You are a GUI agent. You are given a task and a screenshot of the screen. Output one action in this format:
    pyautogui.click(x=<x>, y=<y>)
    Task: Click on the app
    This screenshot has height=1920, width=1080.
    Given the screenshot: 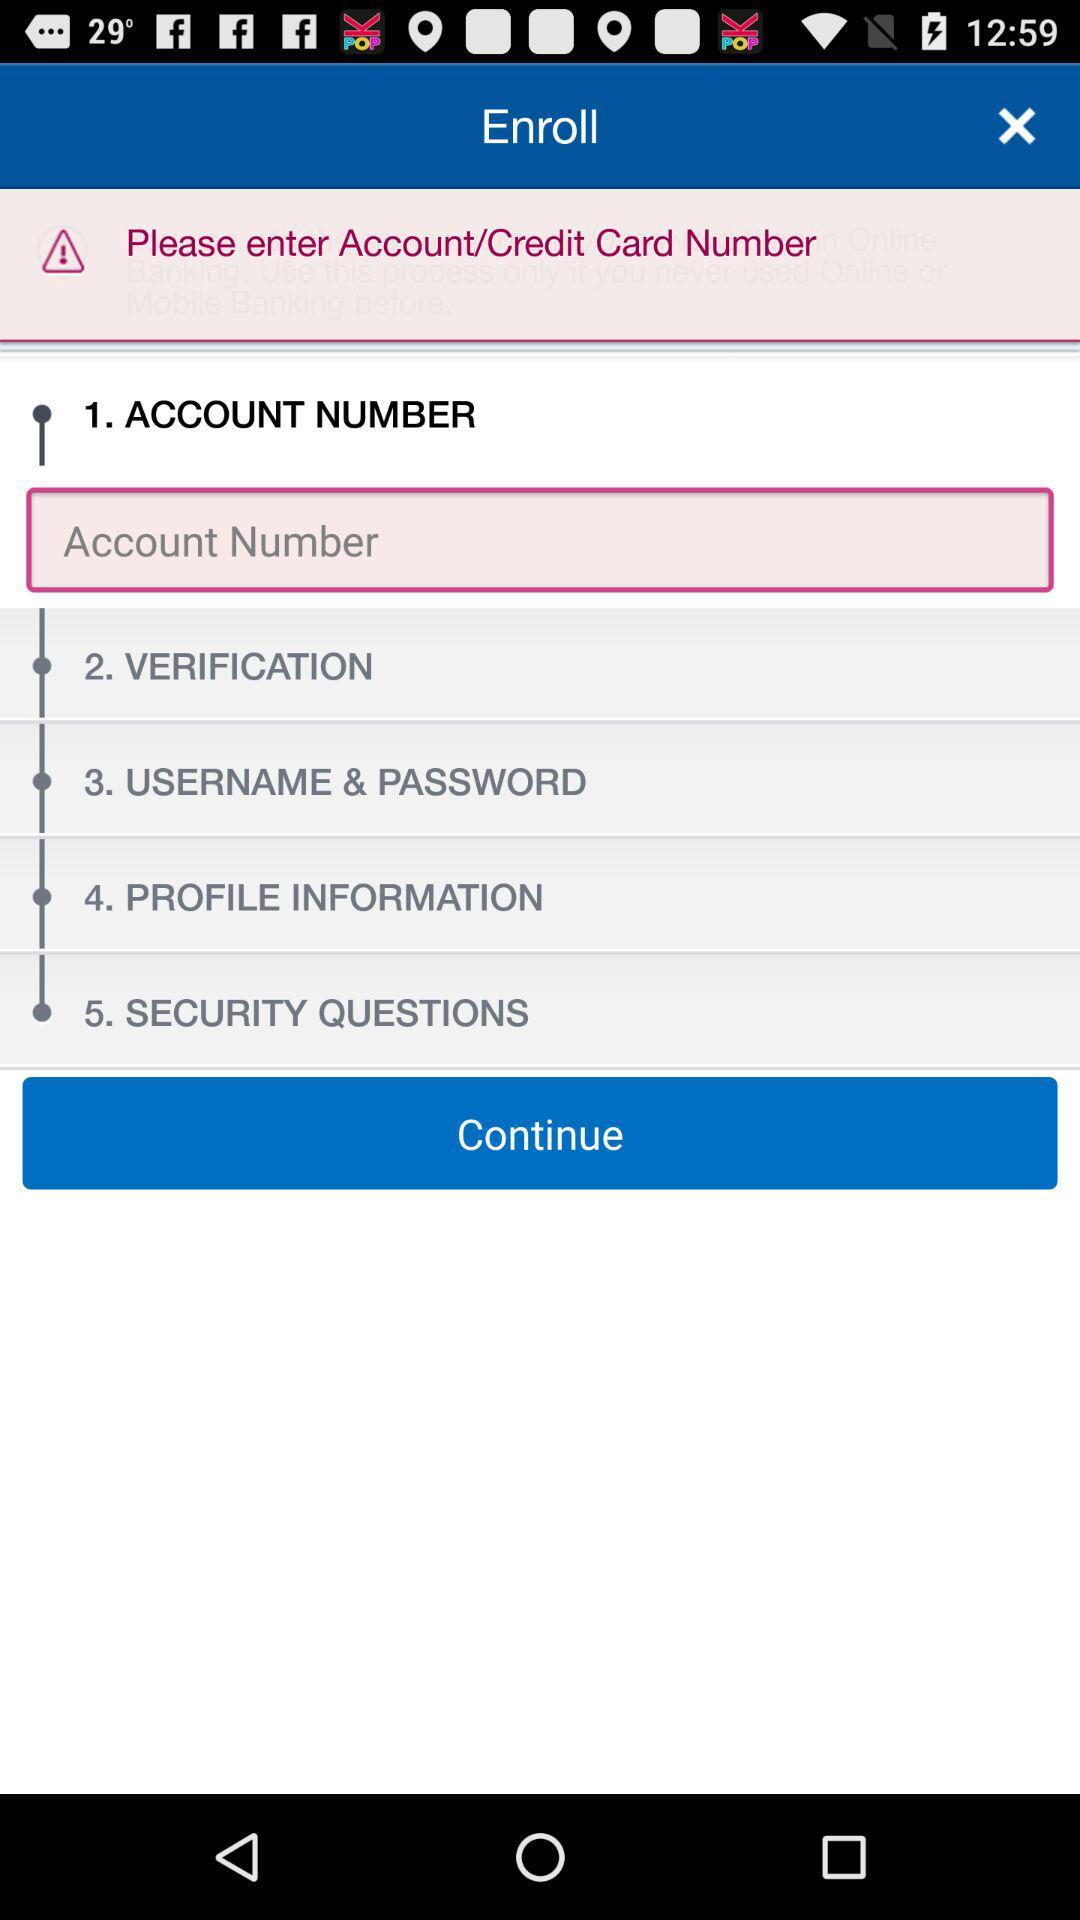 What is the action you would take?
    pyautogui.click(x=1017, y=124)
    